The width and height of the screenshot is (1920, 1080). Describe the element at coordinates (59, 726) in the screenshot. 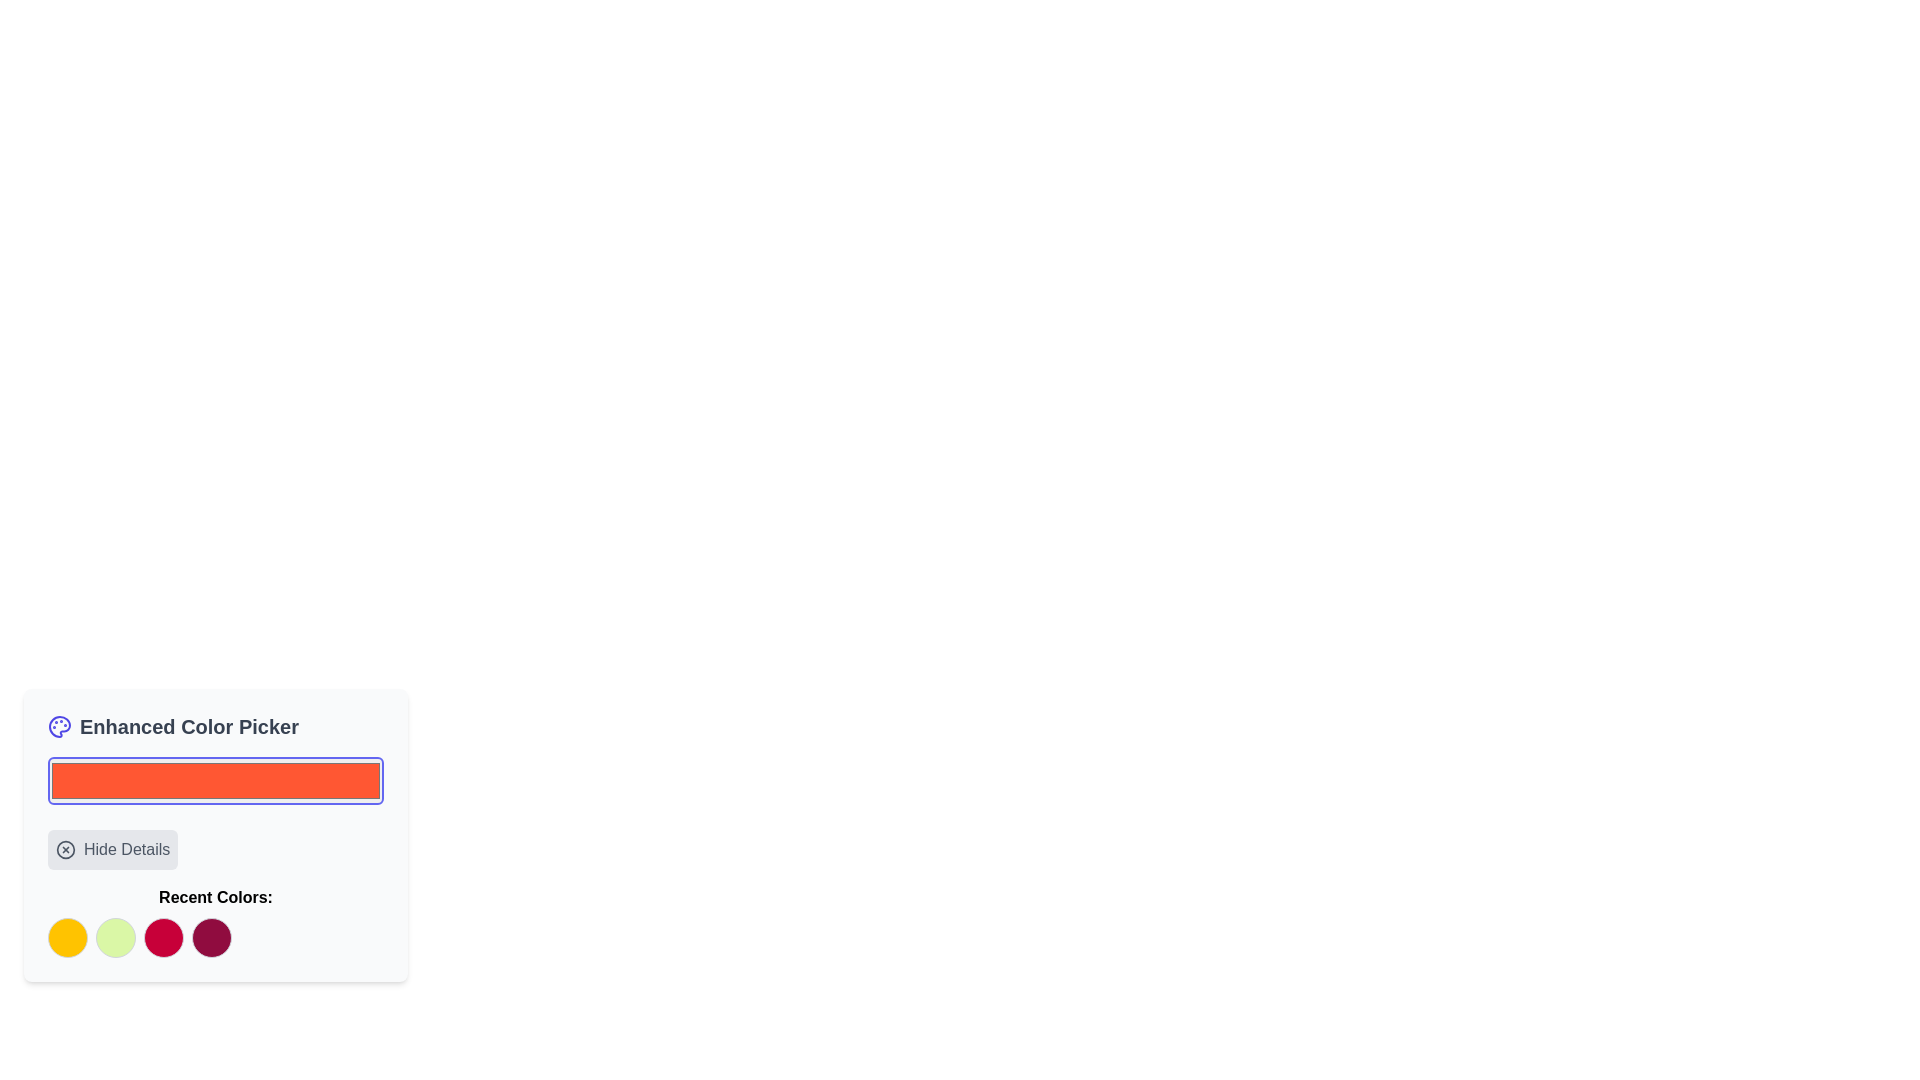

I see `the circular icon with a palette design, featuring multiple small circles representing paint wells, located next to the bold text 'Enhanced Color Picker'` at that location.